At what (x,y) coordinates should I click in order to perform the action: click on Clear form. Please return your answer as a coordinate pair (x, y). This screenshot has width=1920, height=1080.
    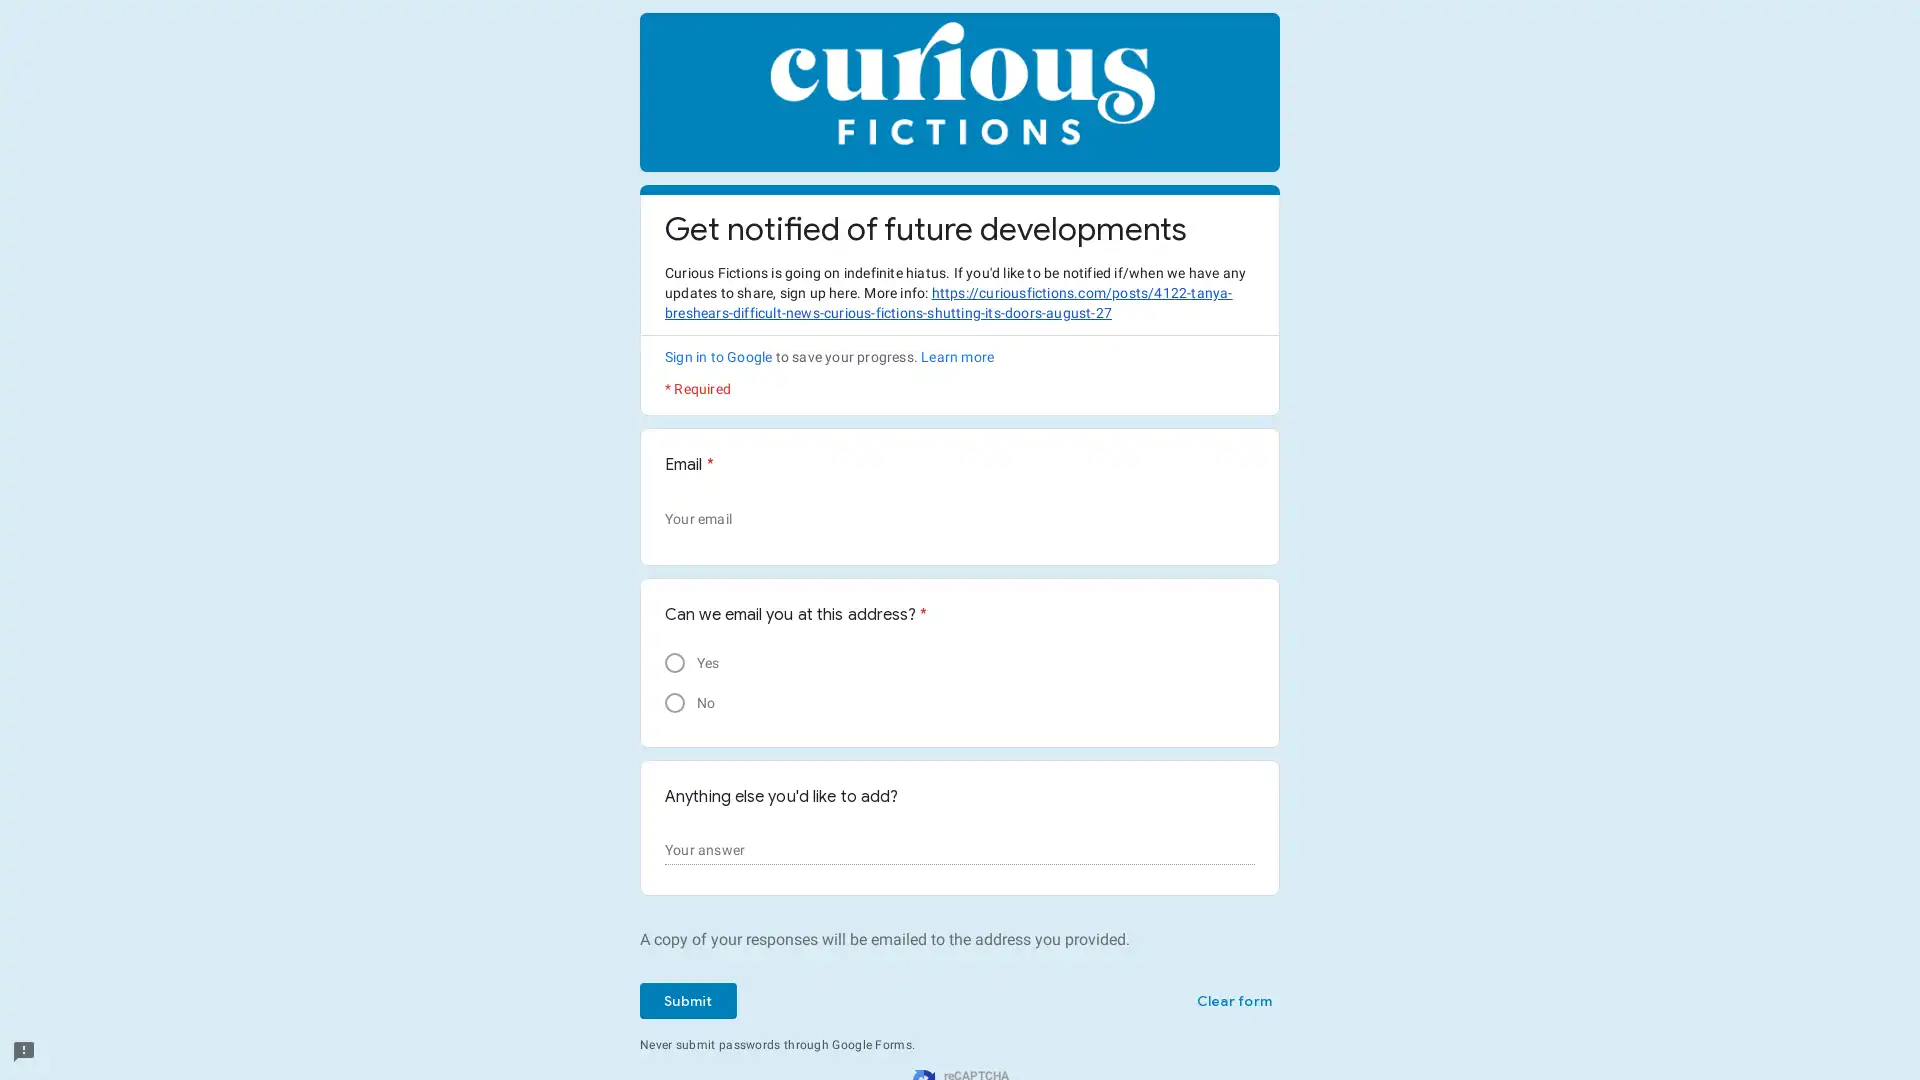
    Looking at the image, I should click on (1232, 1001).